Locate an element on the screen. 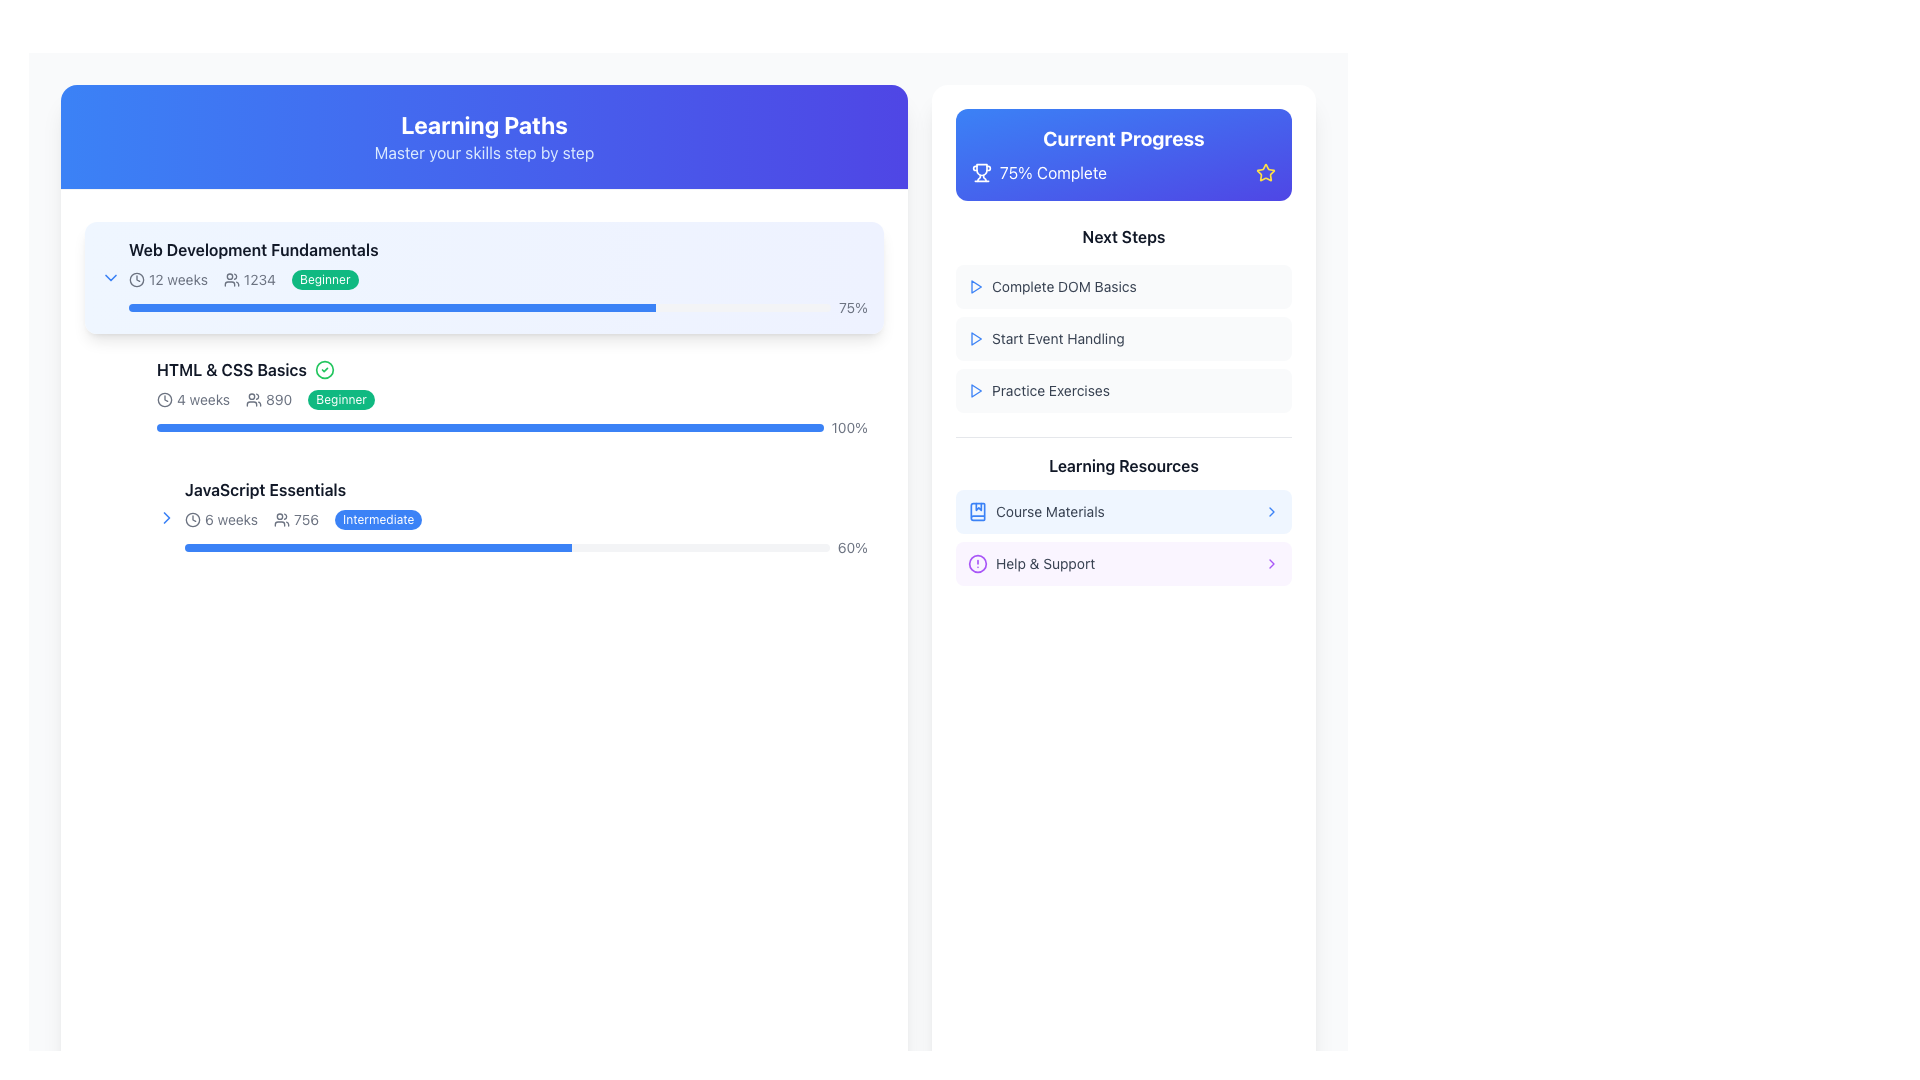 This screenshot has width=1920, height=1080. the star icon located in the top-right corner of the 'Current Progress' card, adjacent to the '75% Complete' text is located at coordinates (1265, 172).